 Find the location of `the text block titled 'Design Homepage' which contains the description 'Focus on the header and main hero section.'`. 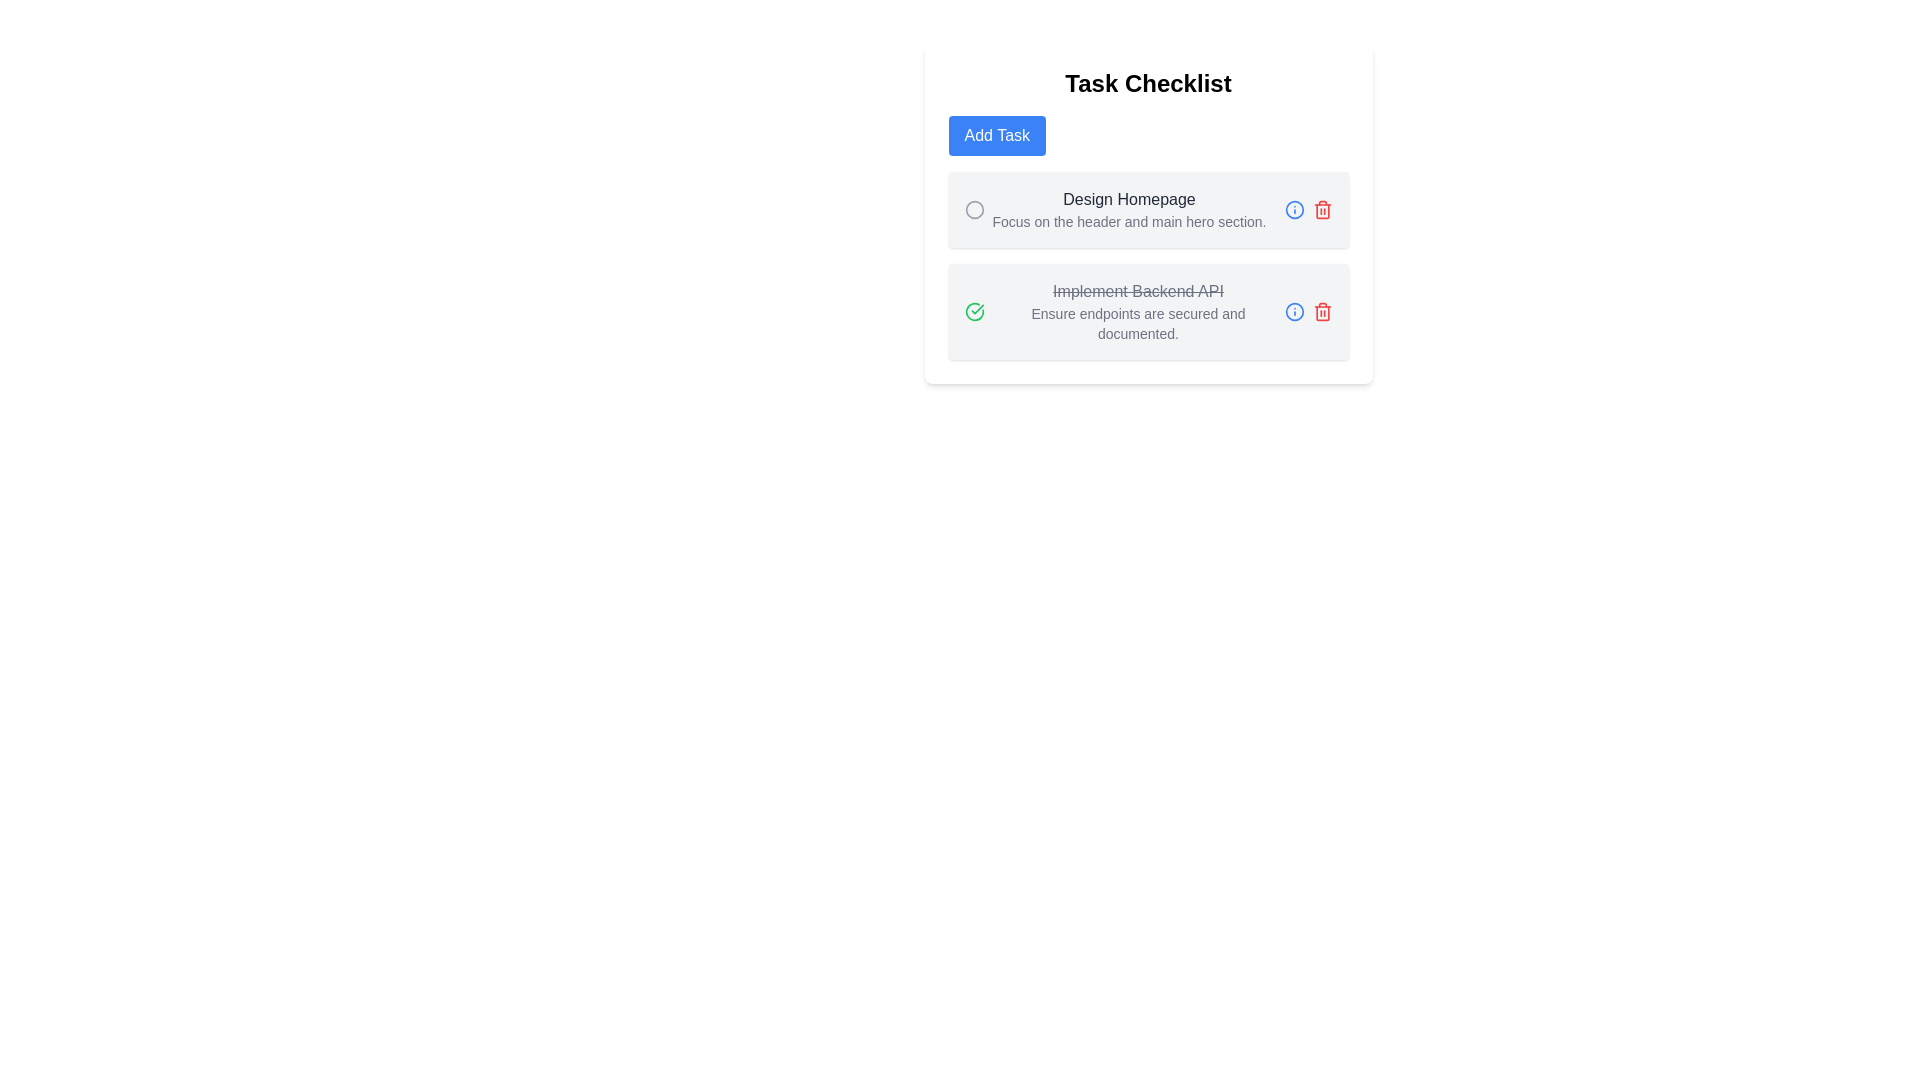

the text block titled 'Design Homepage' which contains the description 'Focus on the header and main hero section.' is located at coordinates (1129, 209).